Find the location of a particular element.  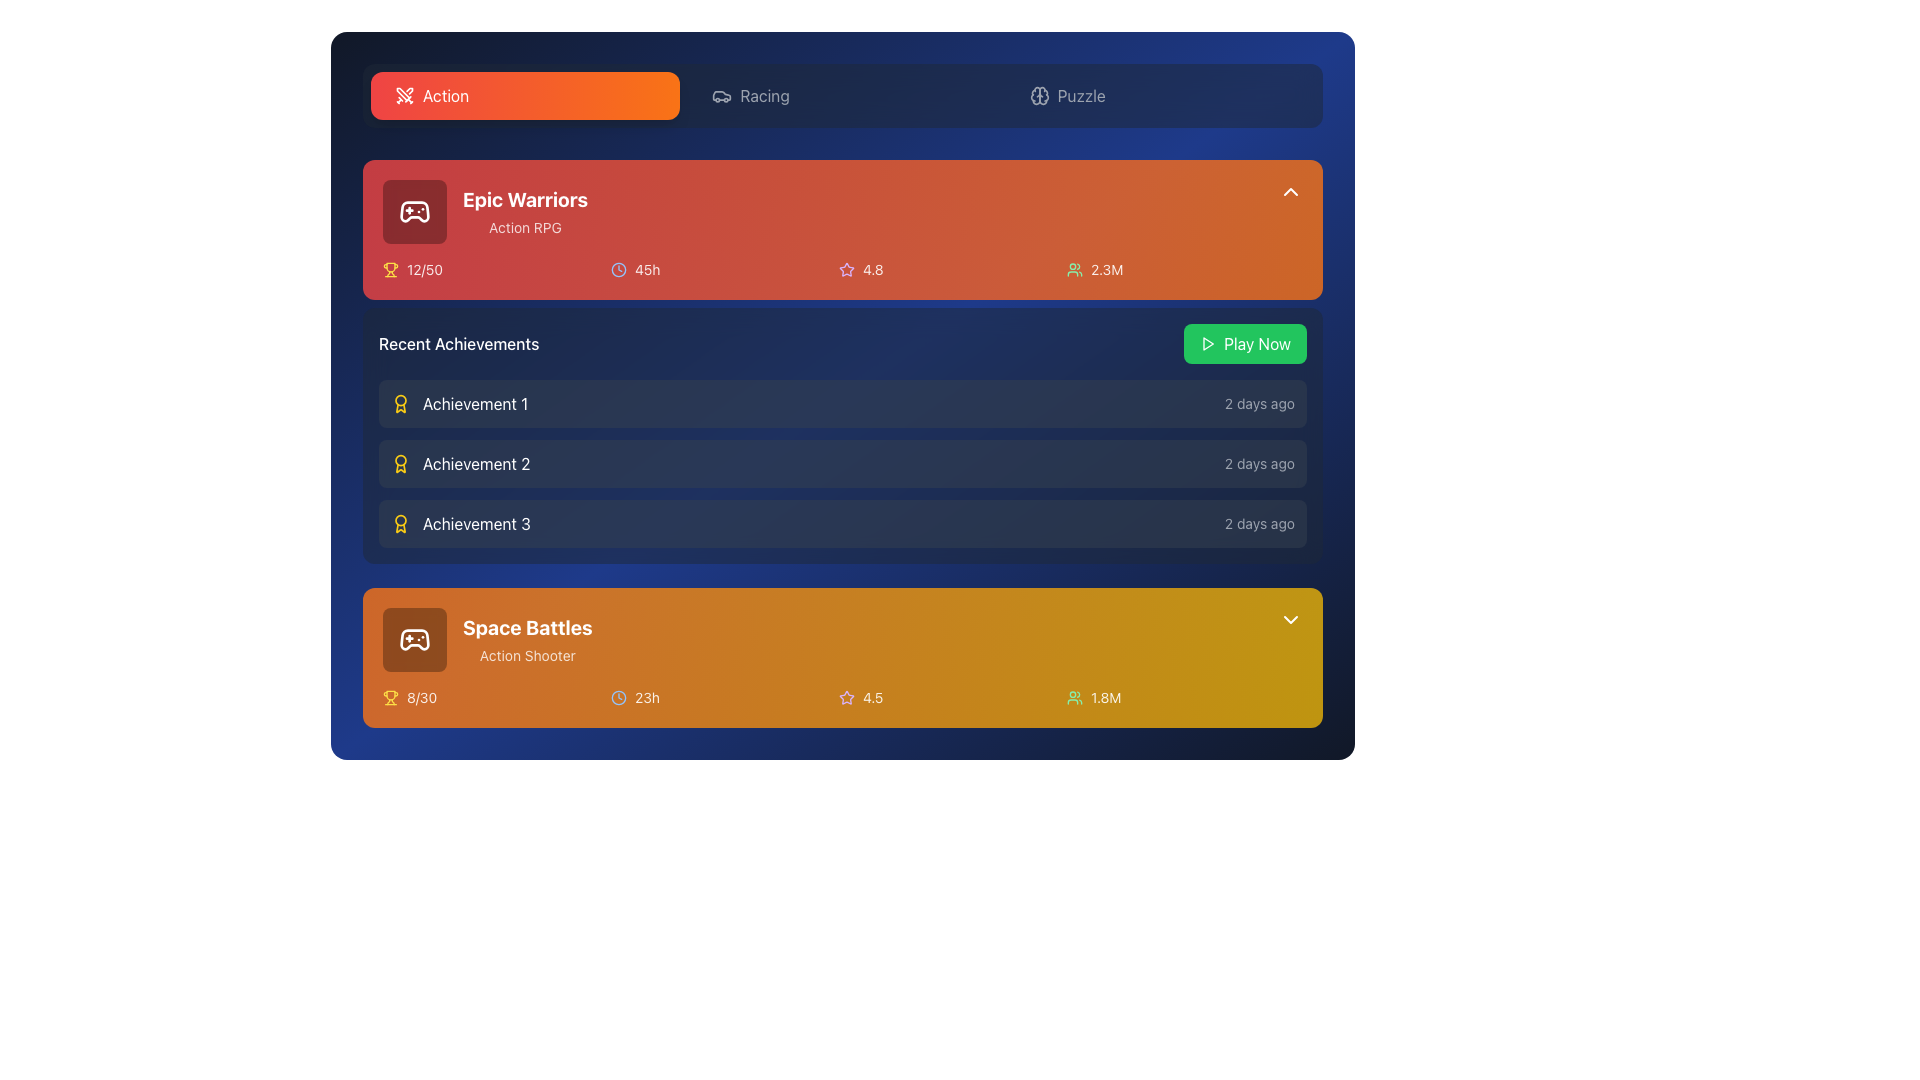

the Display card for 'Space Battles', which is the last card in the vertical stack of game entries located in the lower section of the interface is located at coordinates (830, 640).